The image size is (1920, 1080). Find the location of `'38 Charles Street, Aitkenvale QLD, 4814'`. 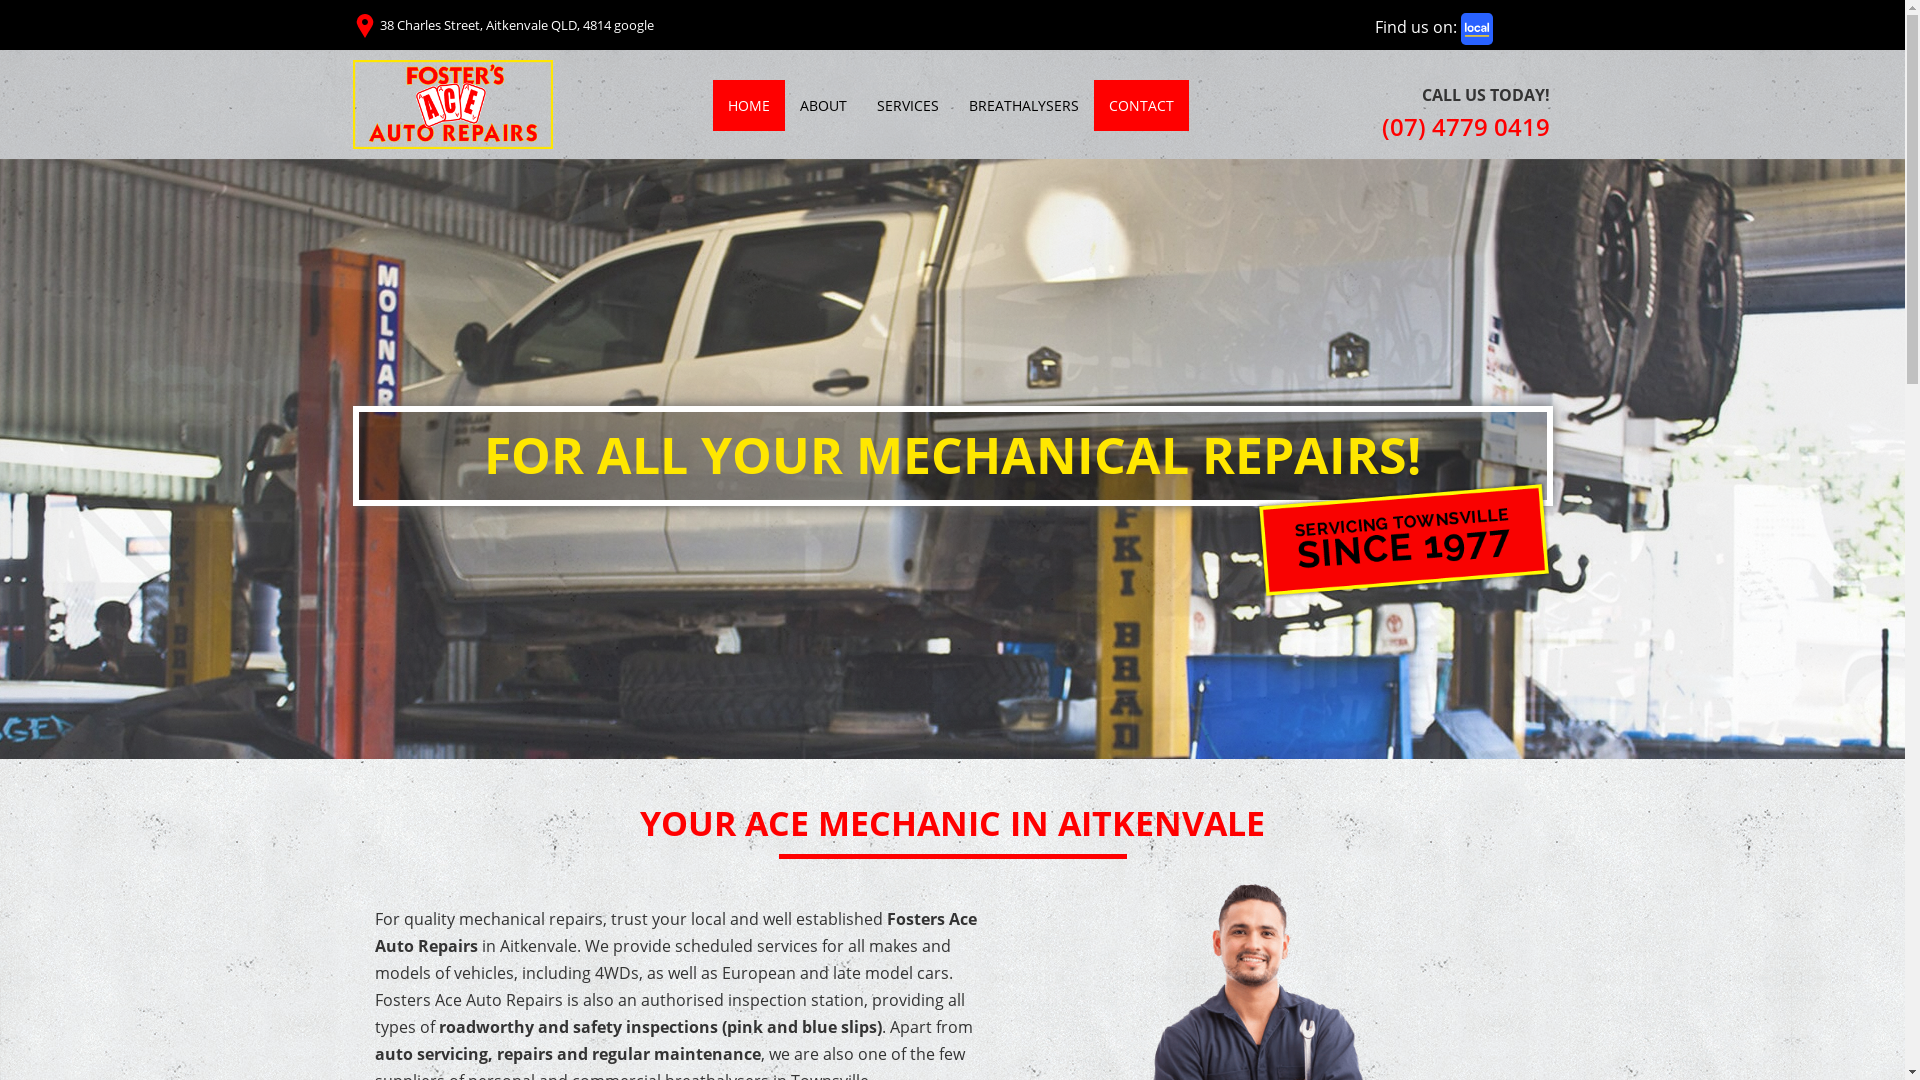

'38 Charles Street, Aitkenvale QLD, 4814' is located at coordinates (379, 24).